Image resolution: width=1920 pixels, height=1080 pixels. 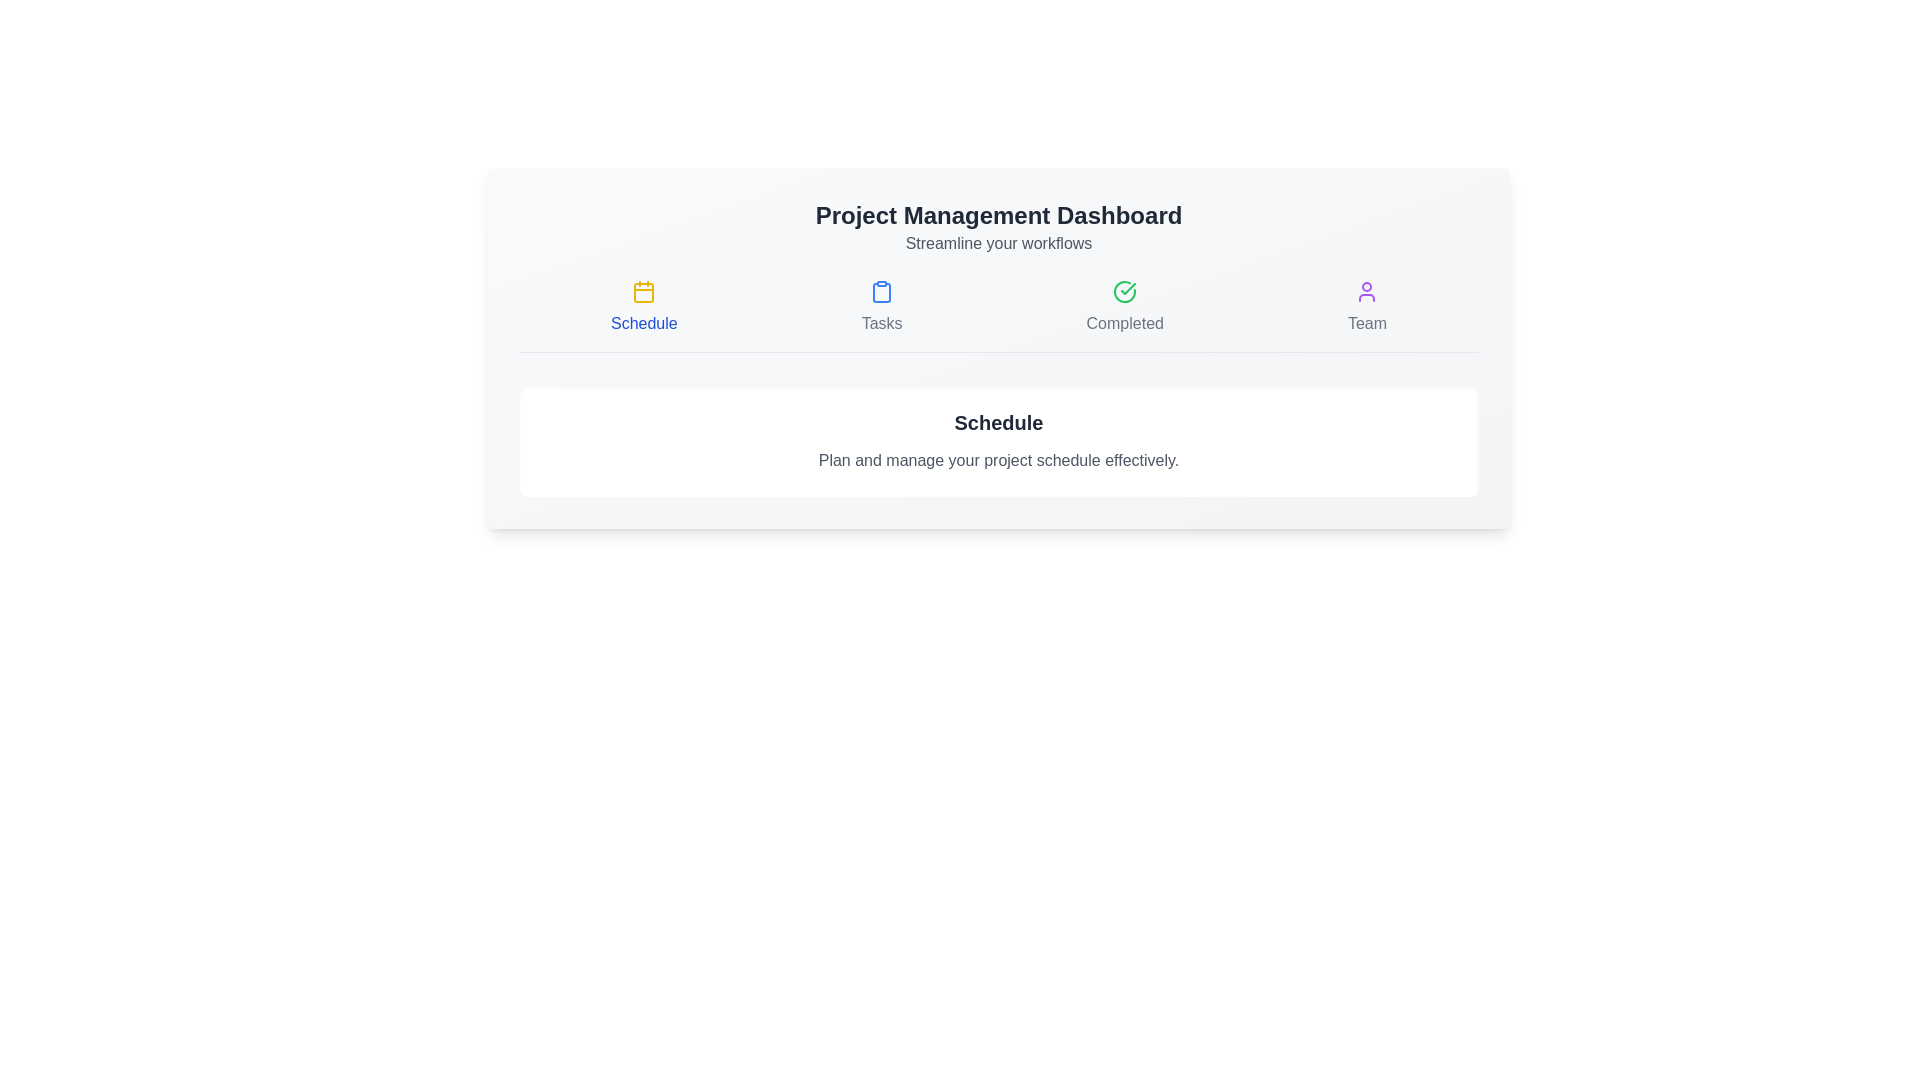 What do you see at coordinates (1124, 308) in the screenshot?
I see `the tab named Completed` at bounding box center [1124, 308].